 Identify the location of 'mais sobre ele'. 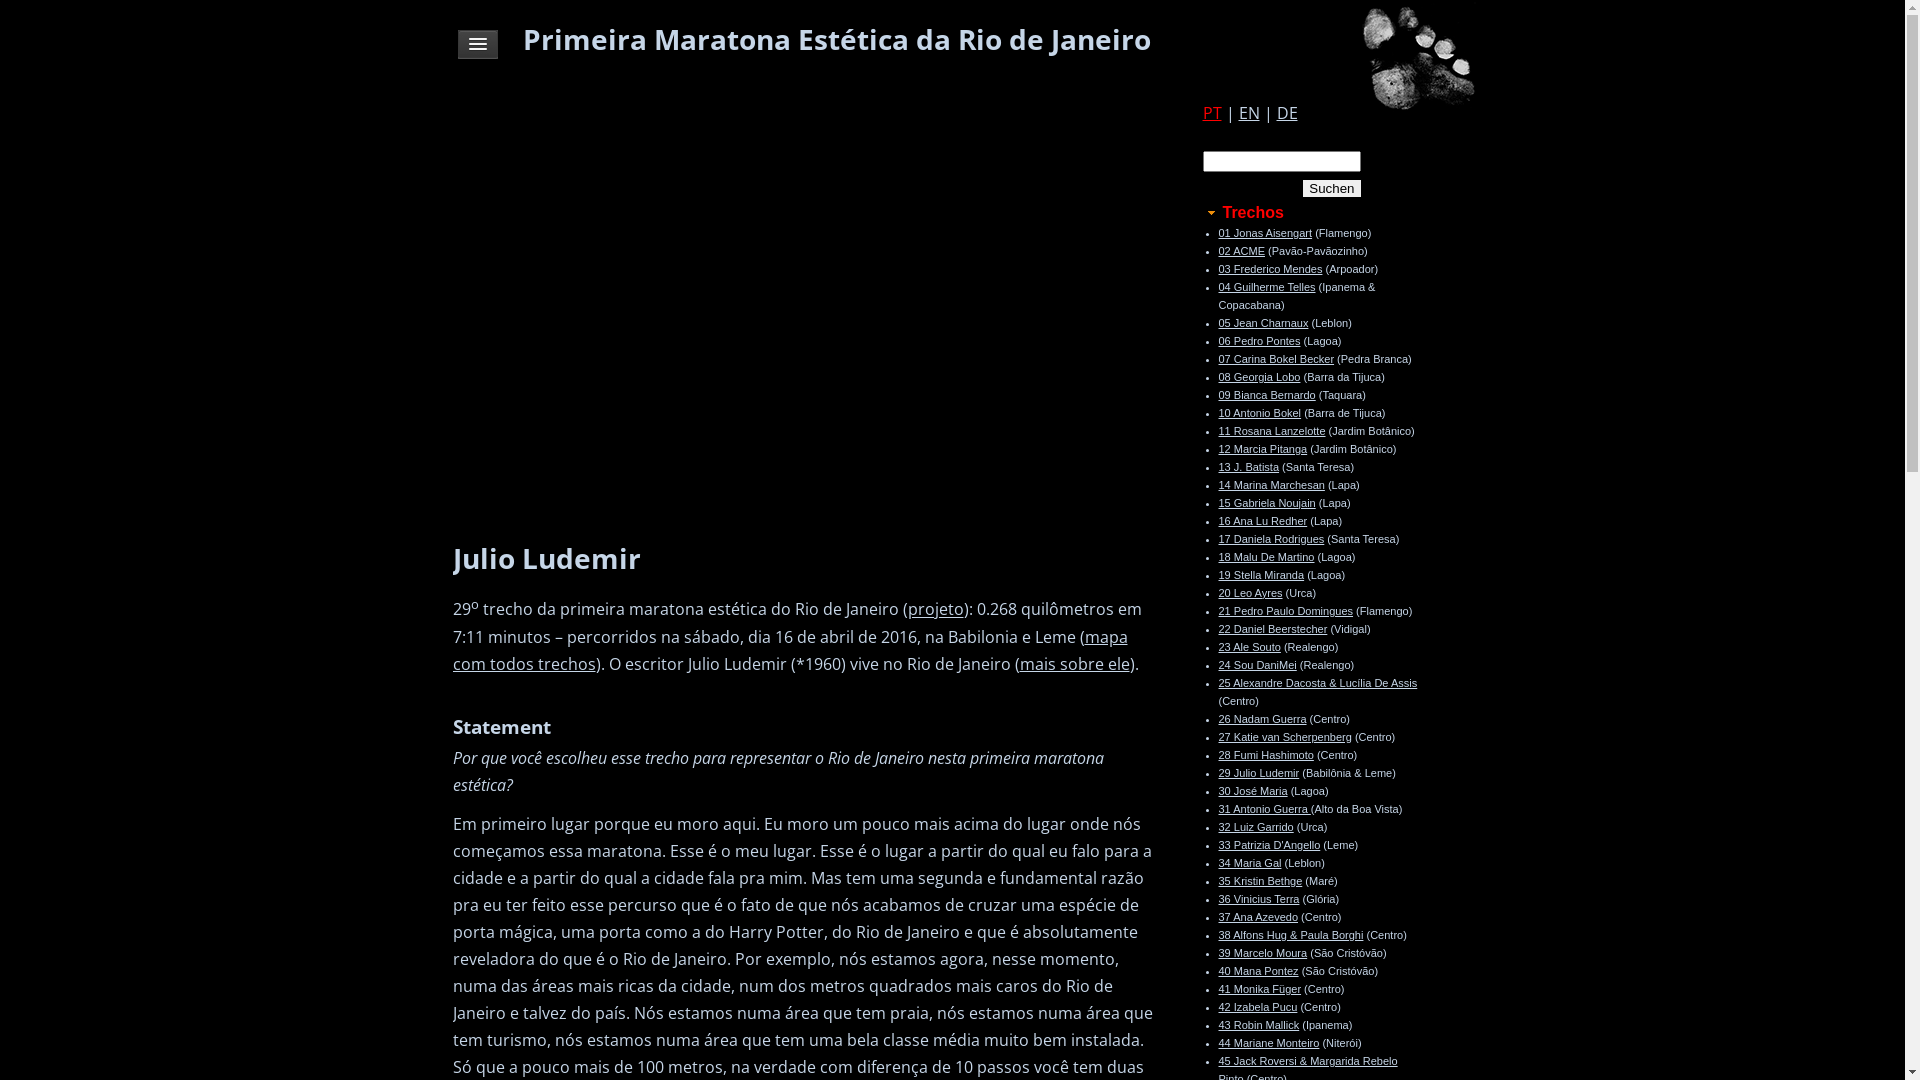
(1074, 663).